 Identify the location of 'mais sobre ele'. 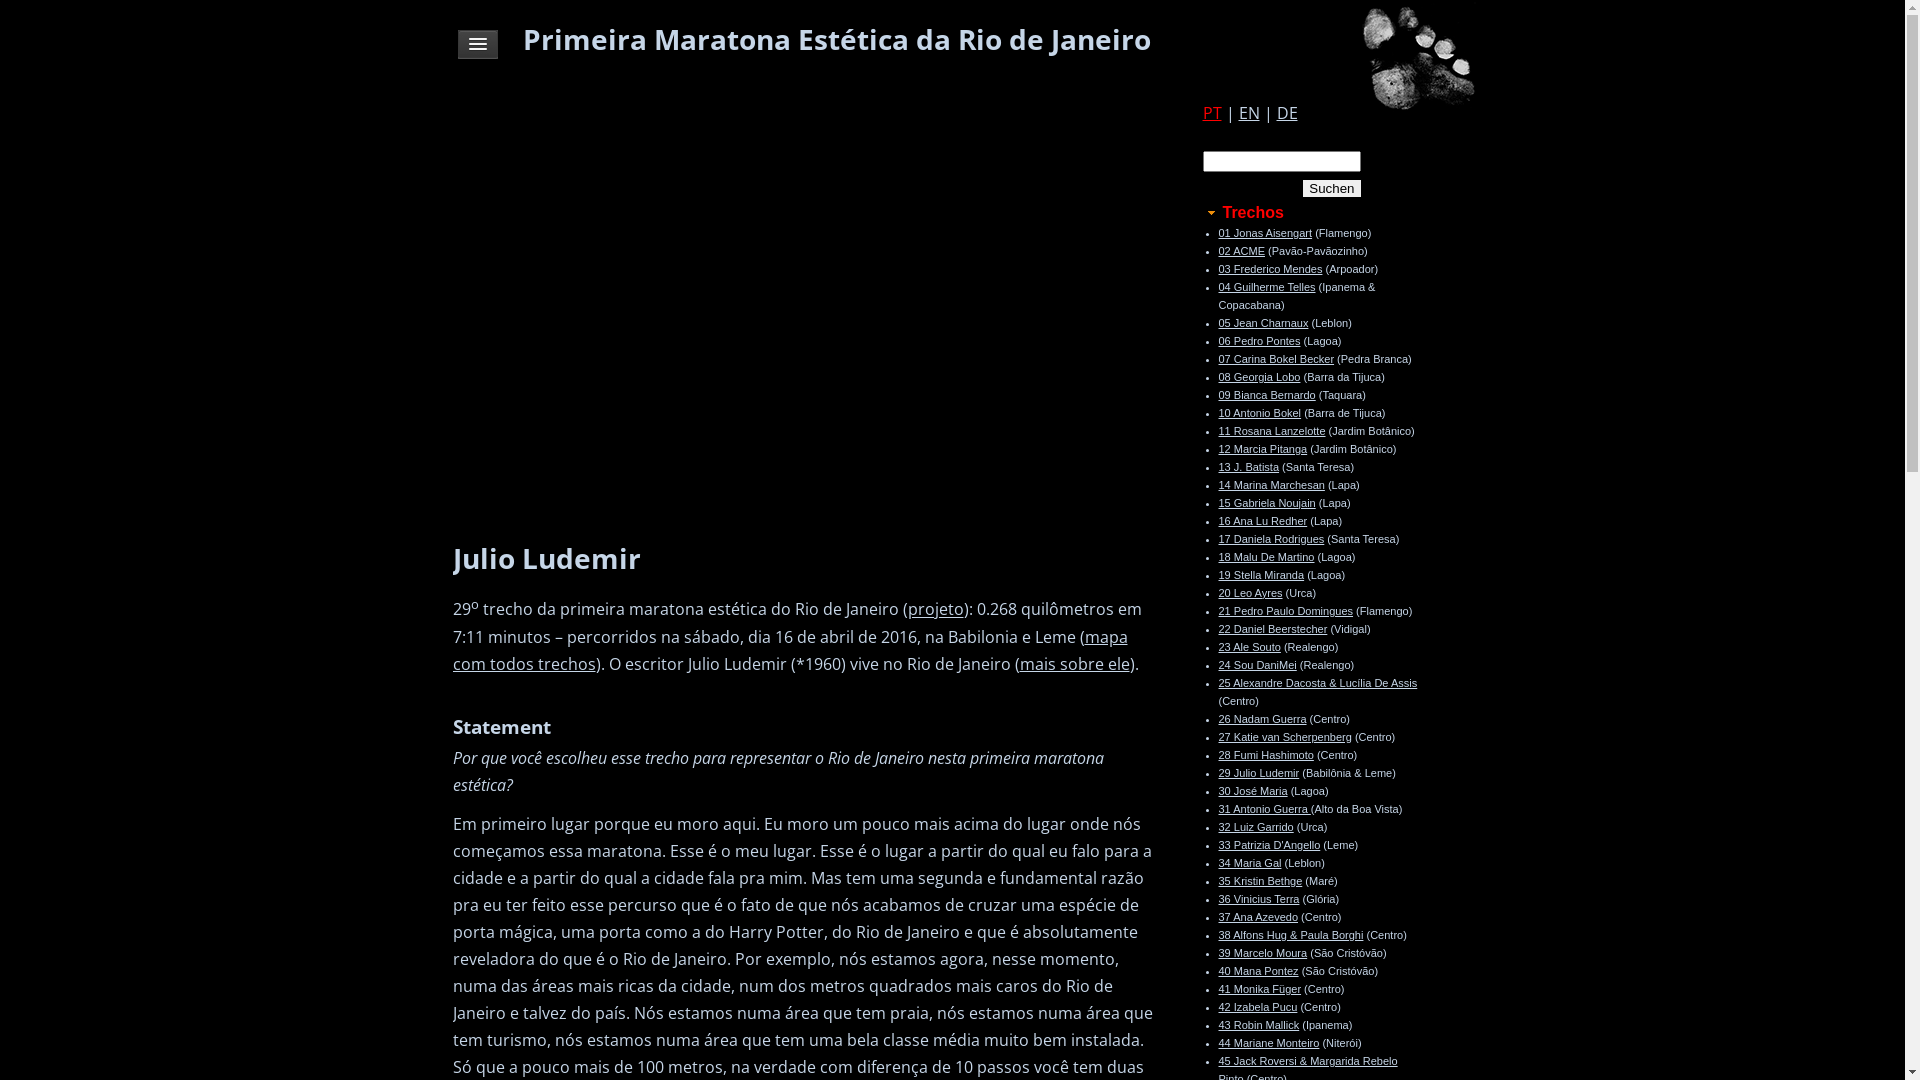
(1074, 663).